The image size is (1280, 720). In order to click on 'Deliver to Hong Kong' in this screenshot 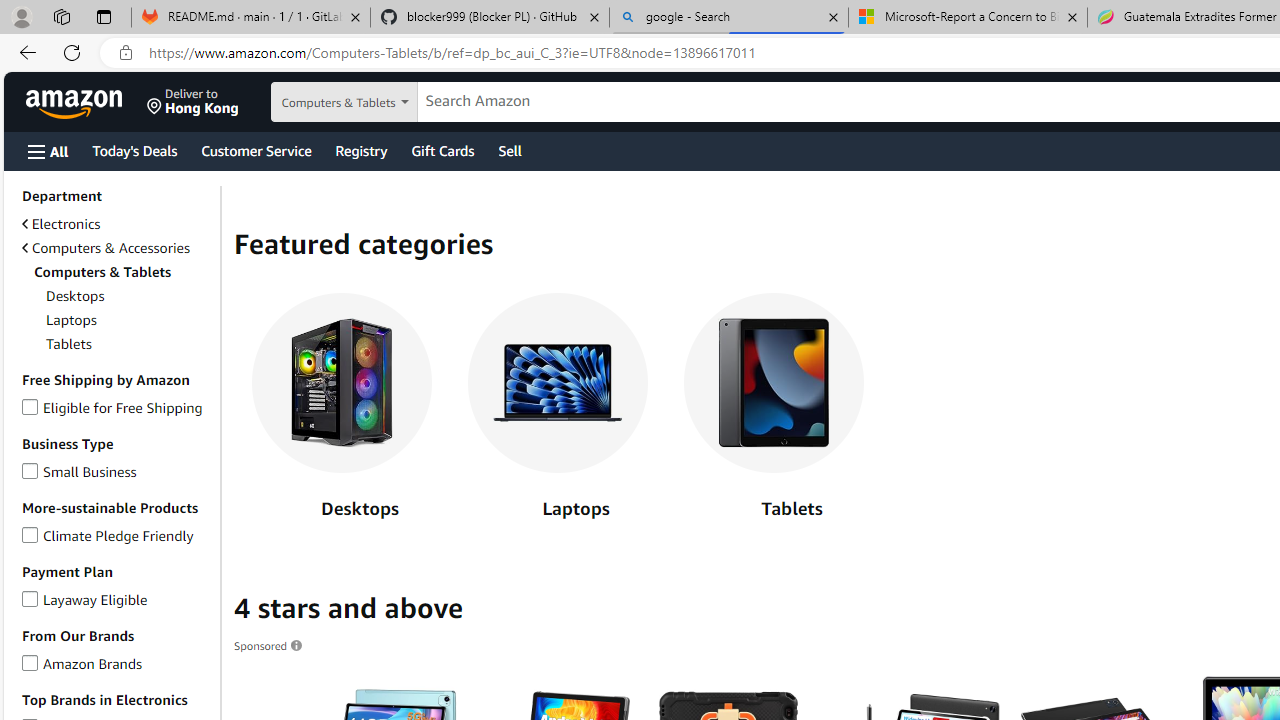, I will do `click(193, 101)`.